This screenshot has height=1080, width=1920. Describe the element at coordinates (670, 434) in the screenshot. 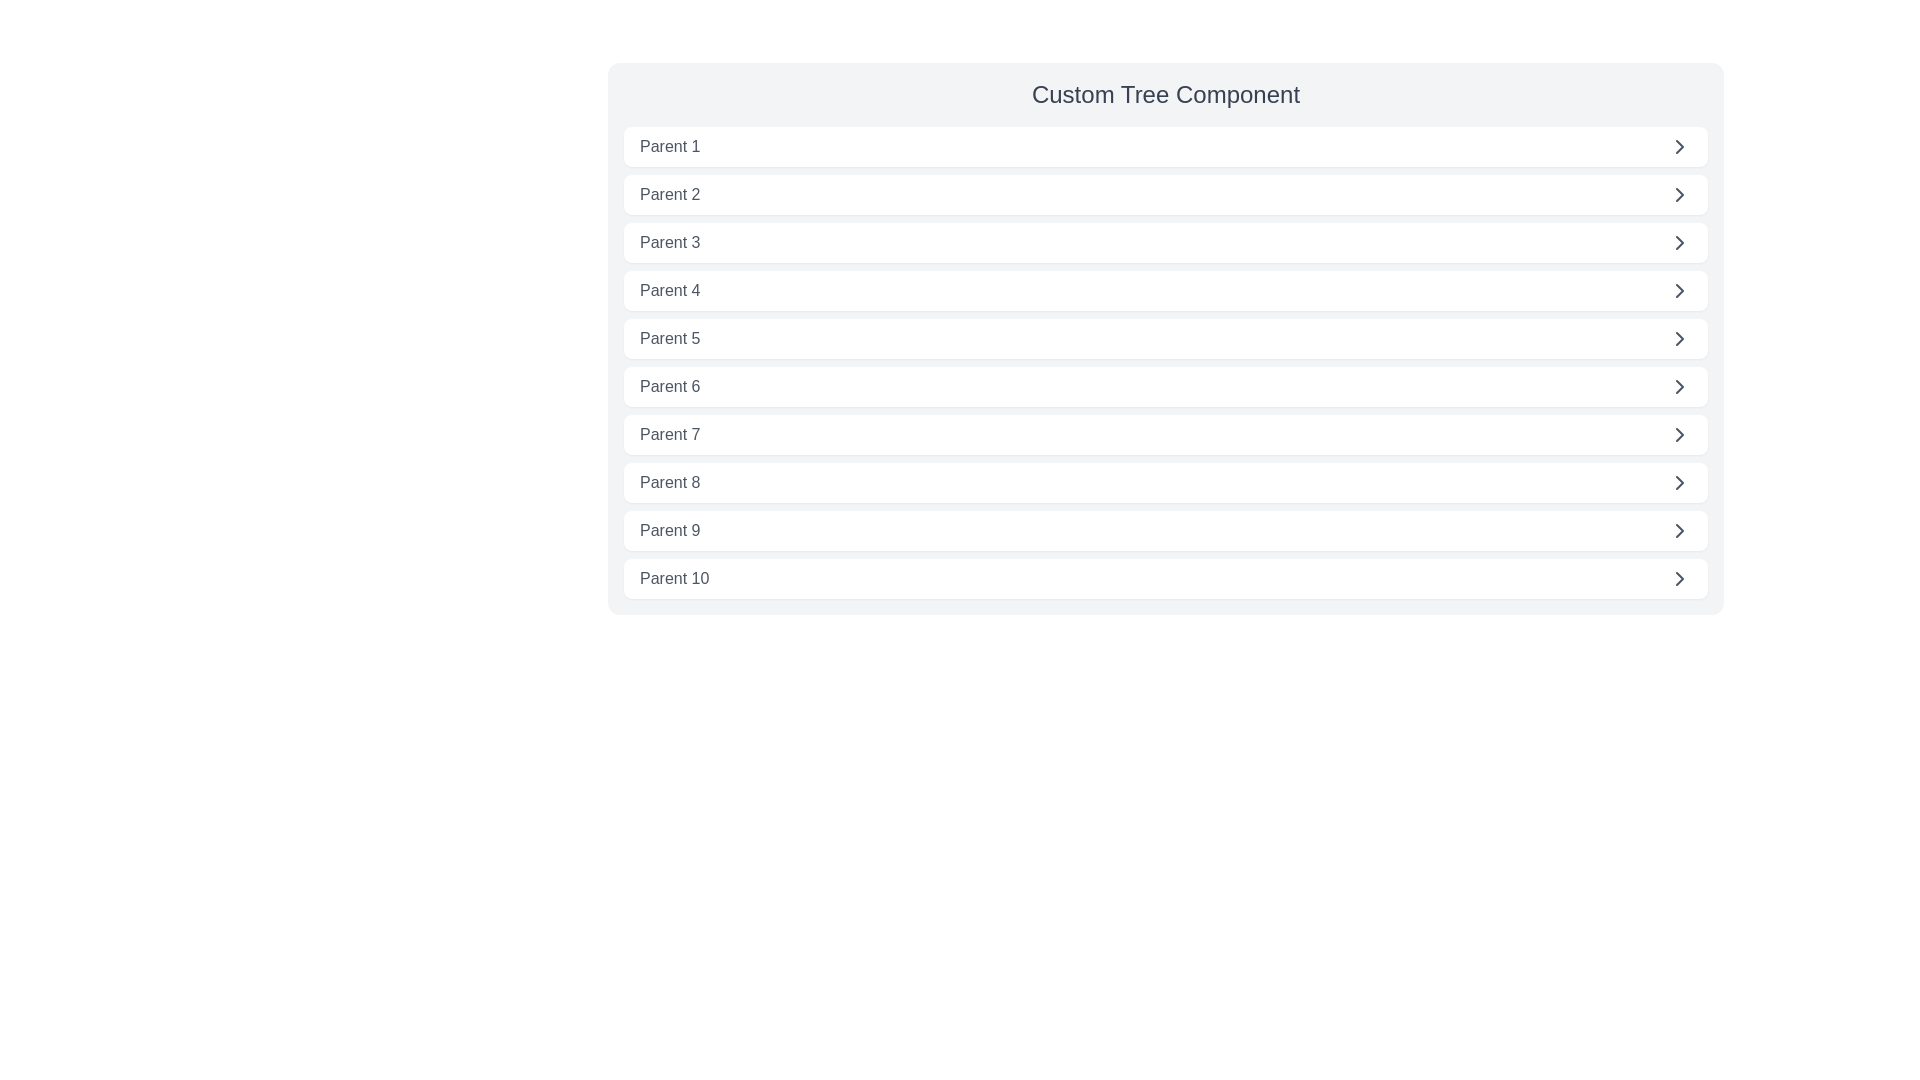

I see `the text label for the seventh item in a vertical list of ten items, which provides context or identification for the associated list item` at that location.